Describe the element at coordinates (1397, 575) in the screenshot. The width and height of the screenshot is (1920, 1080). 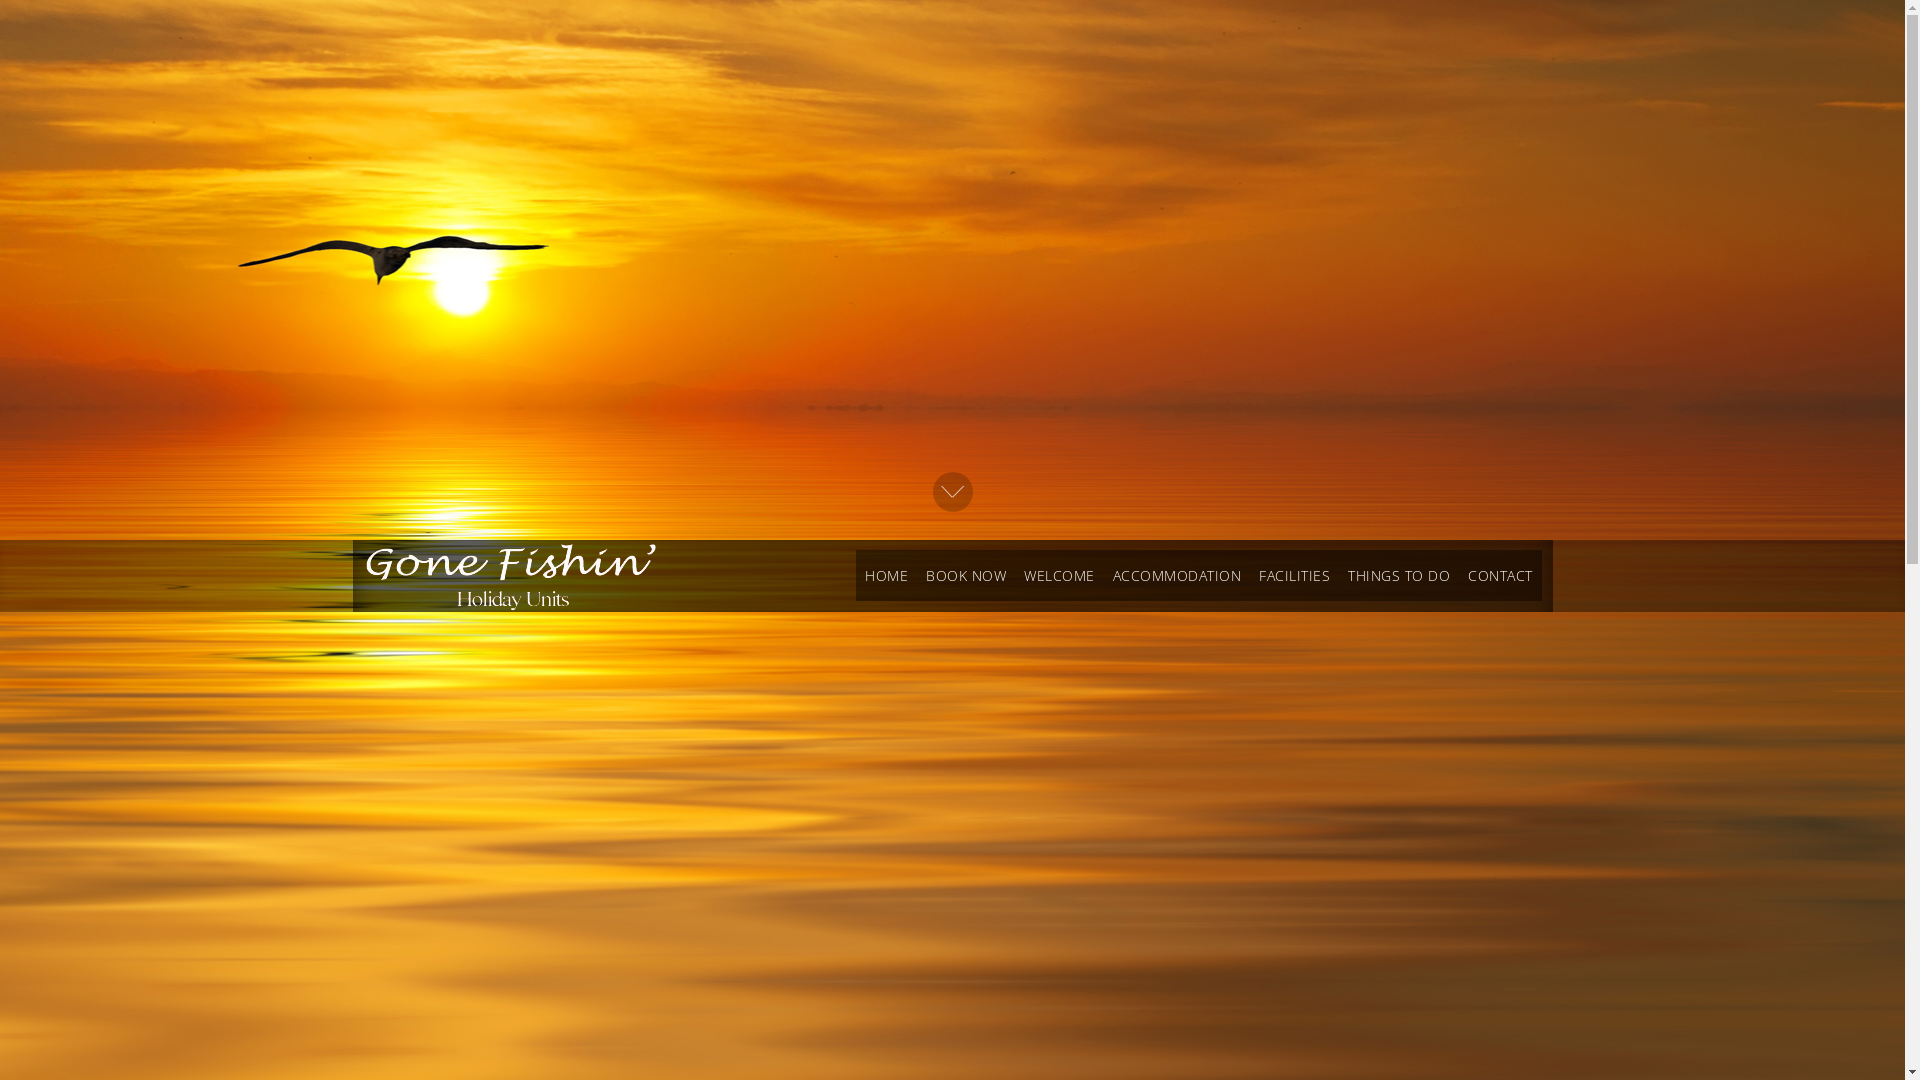
I see `'THINGS TO DO'` at that location.